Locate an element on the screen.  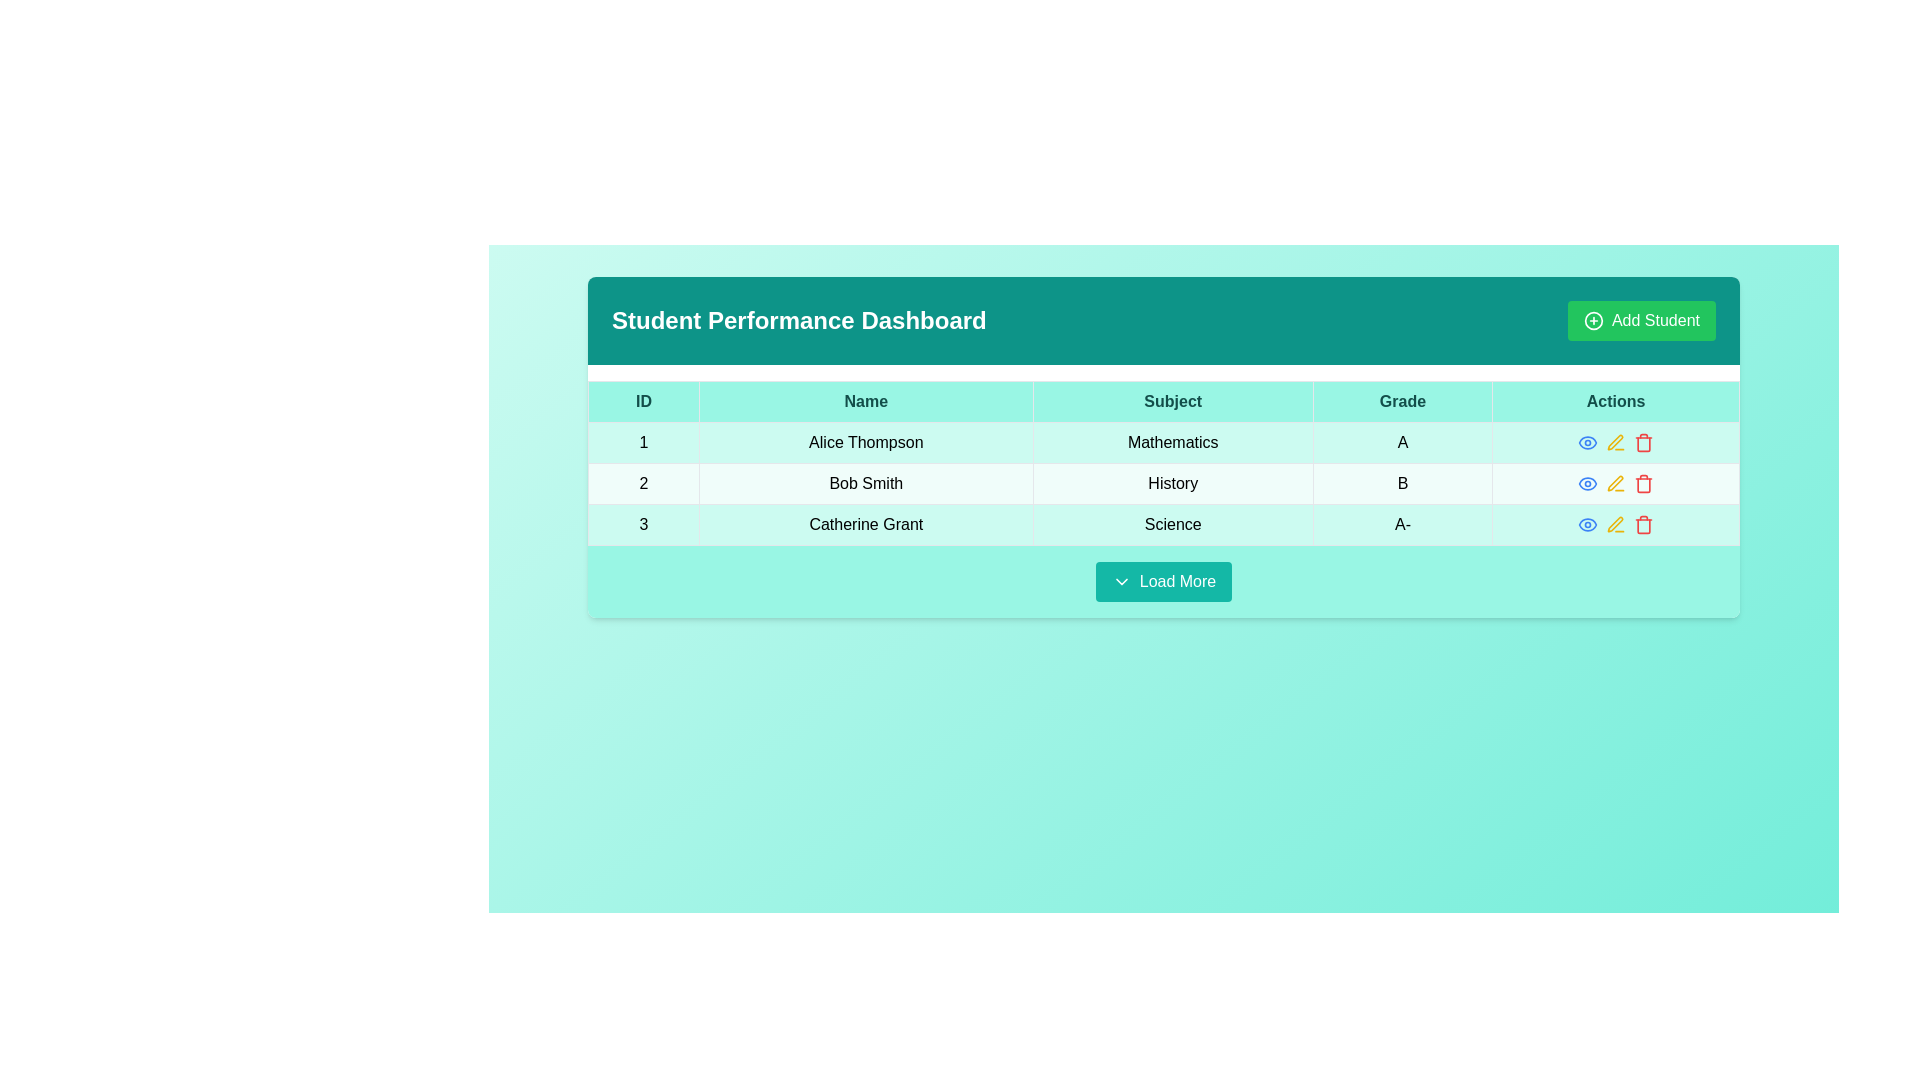
the table cell containing the number '2' in the second row under the 'ID' column header, associated with 'Bob Smith' is located at coordinates (643, 483).